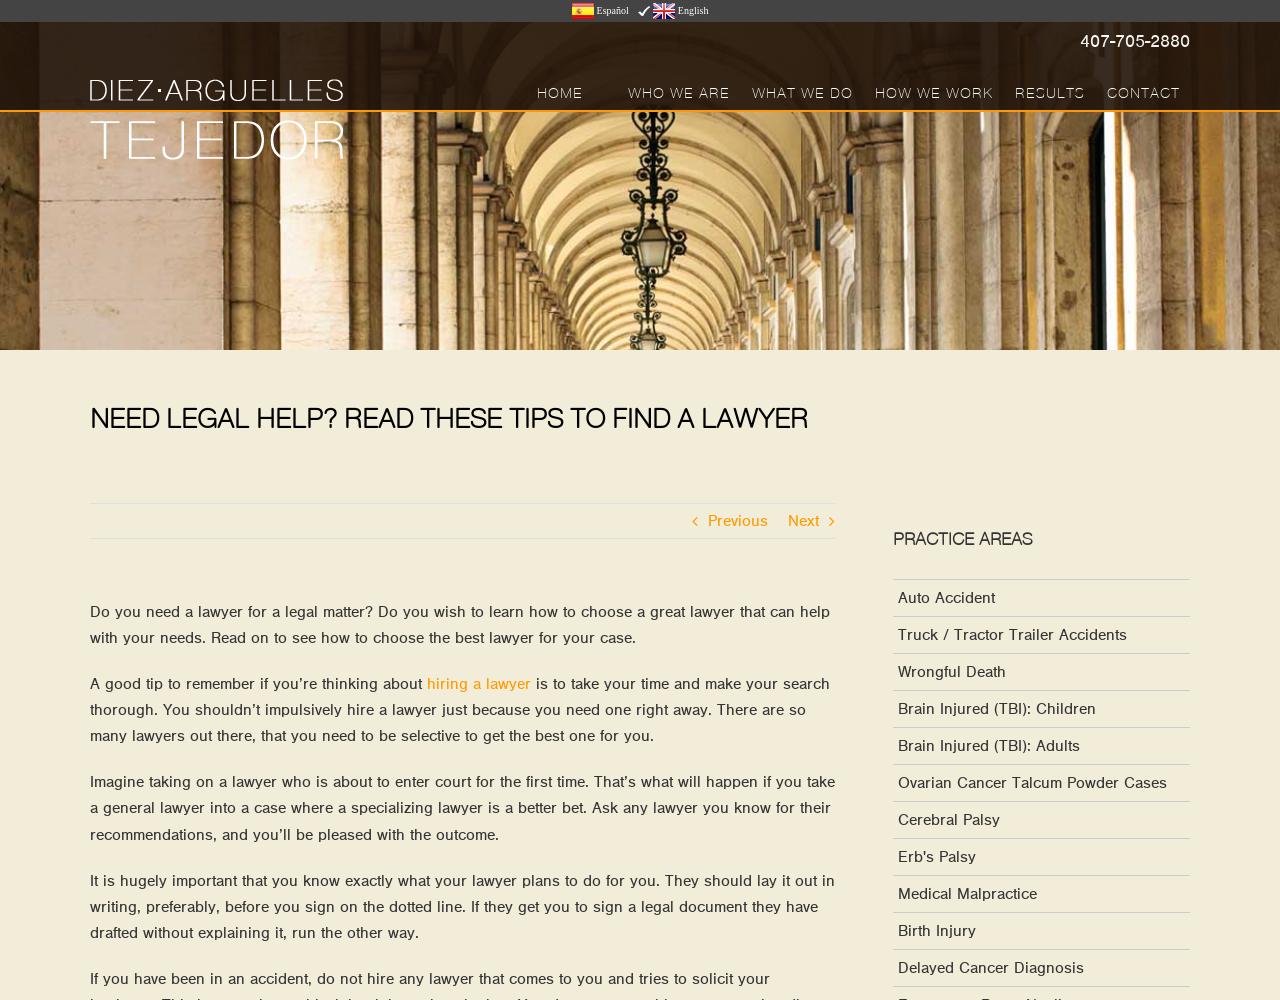 Image resolution: width=1280 pixels, height=1000 pixels. What do you see at coordinates (530, 343) in the screenshot?
I see `'Cerebral Palsy Cases'` at bounding box center [530, 343].